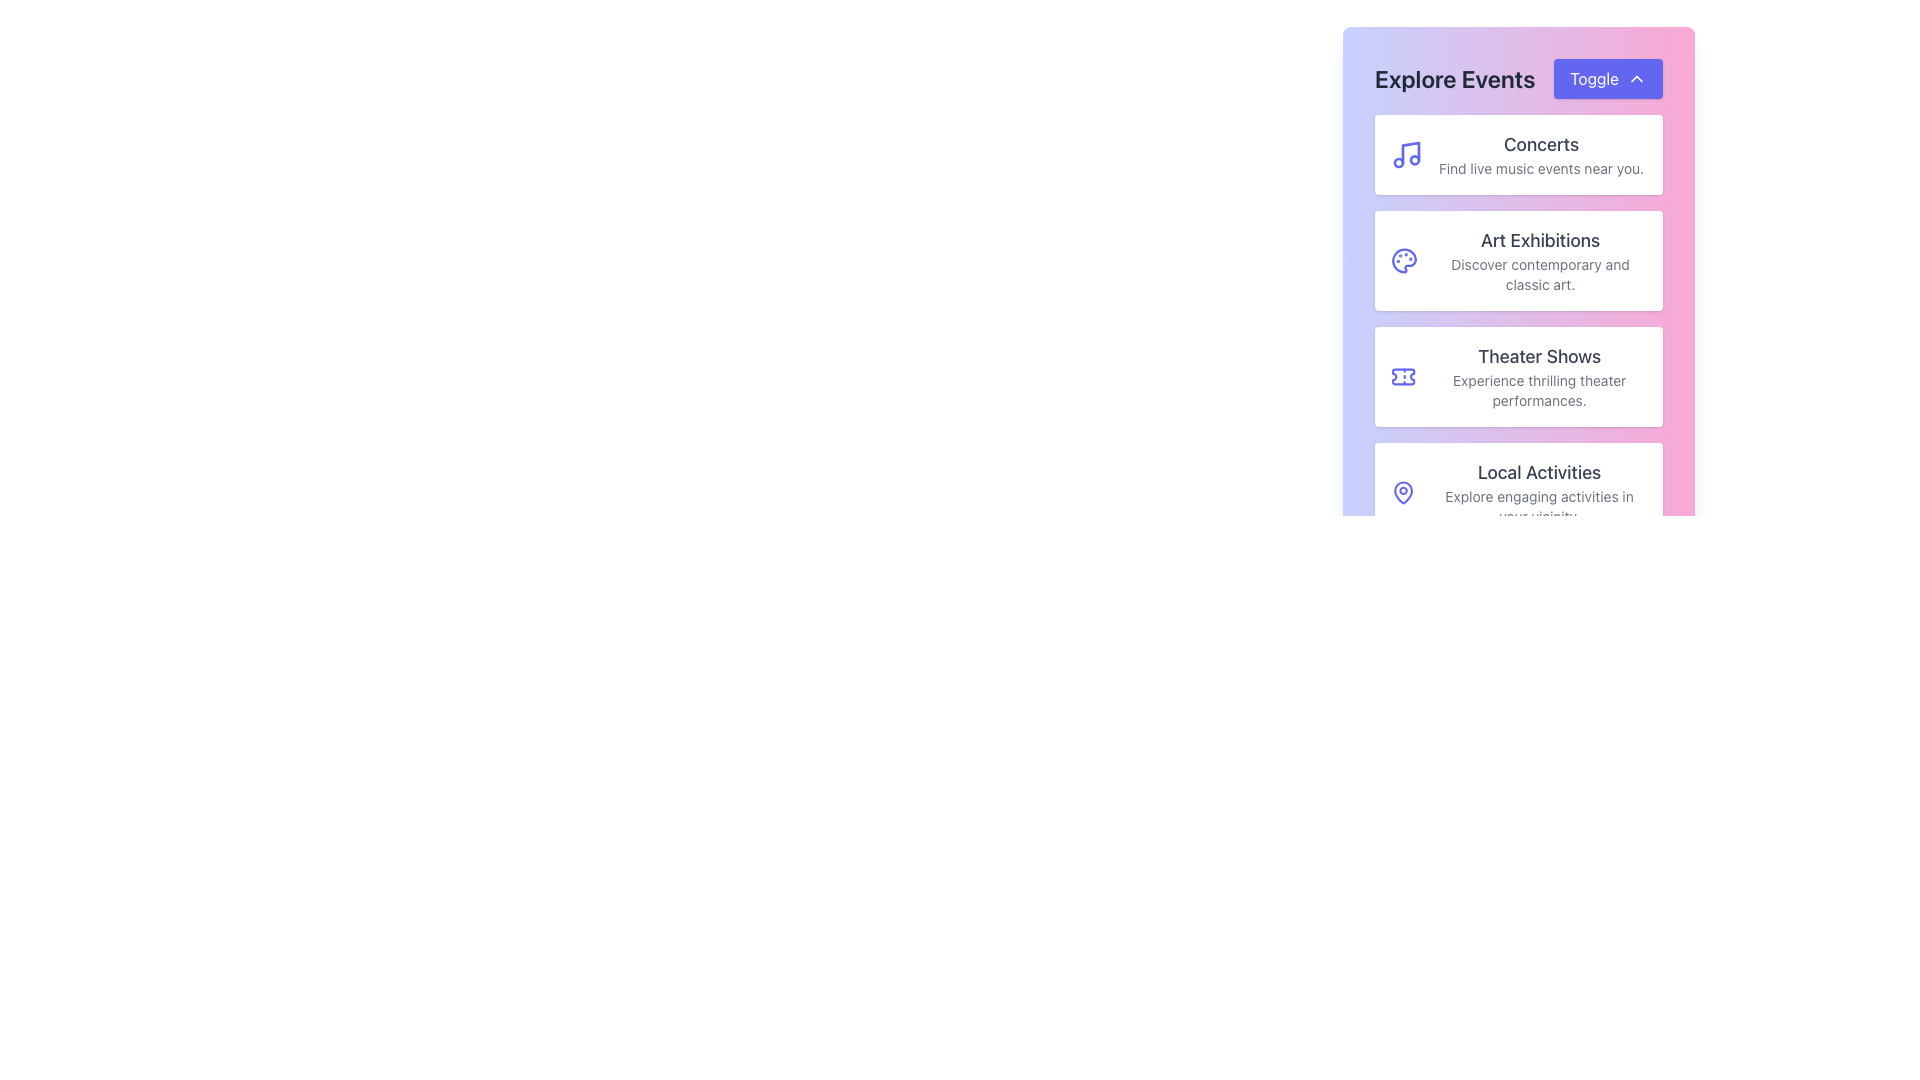  What do you see at coordinates (1538, 377) in the screenshot?
I see `the third menu option under 'Explore Events' labeled as 'Theater Shows'` at bounding box center [1538, 377].